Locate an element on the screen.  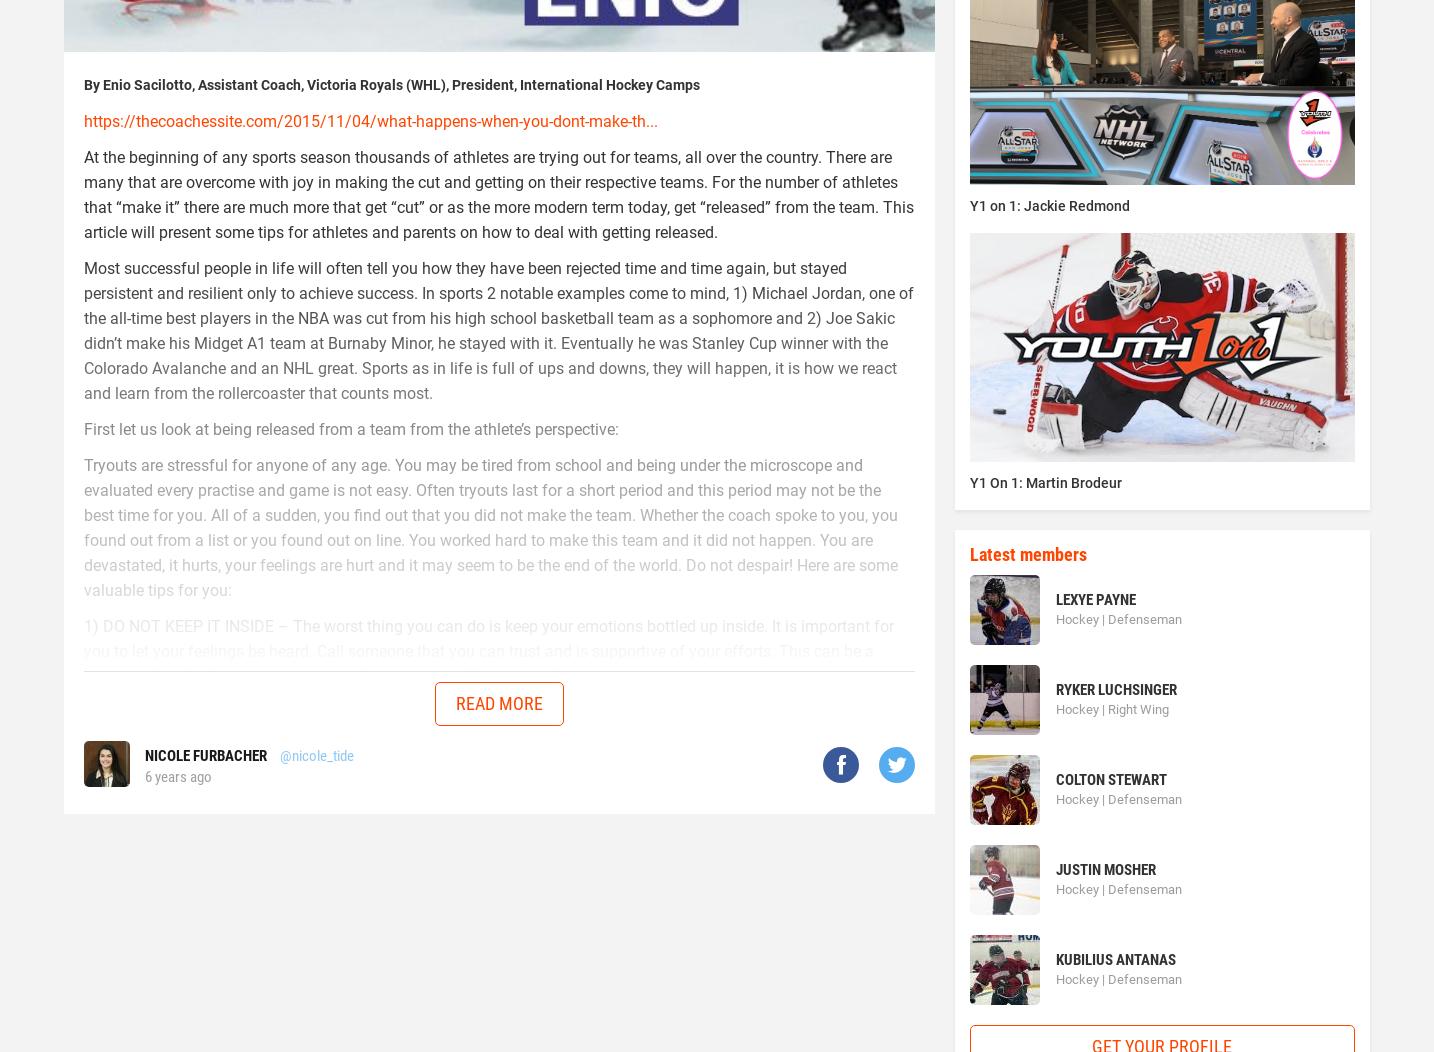
'By Enio Sacilotto, Assistant Coach, Victoria Royals (WHL), President, International Hockey Camps' is located at coordinates (393, 82).